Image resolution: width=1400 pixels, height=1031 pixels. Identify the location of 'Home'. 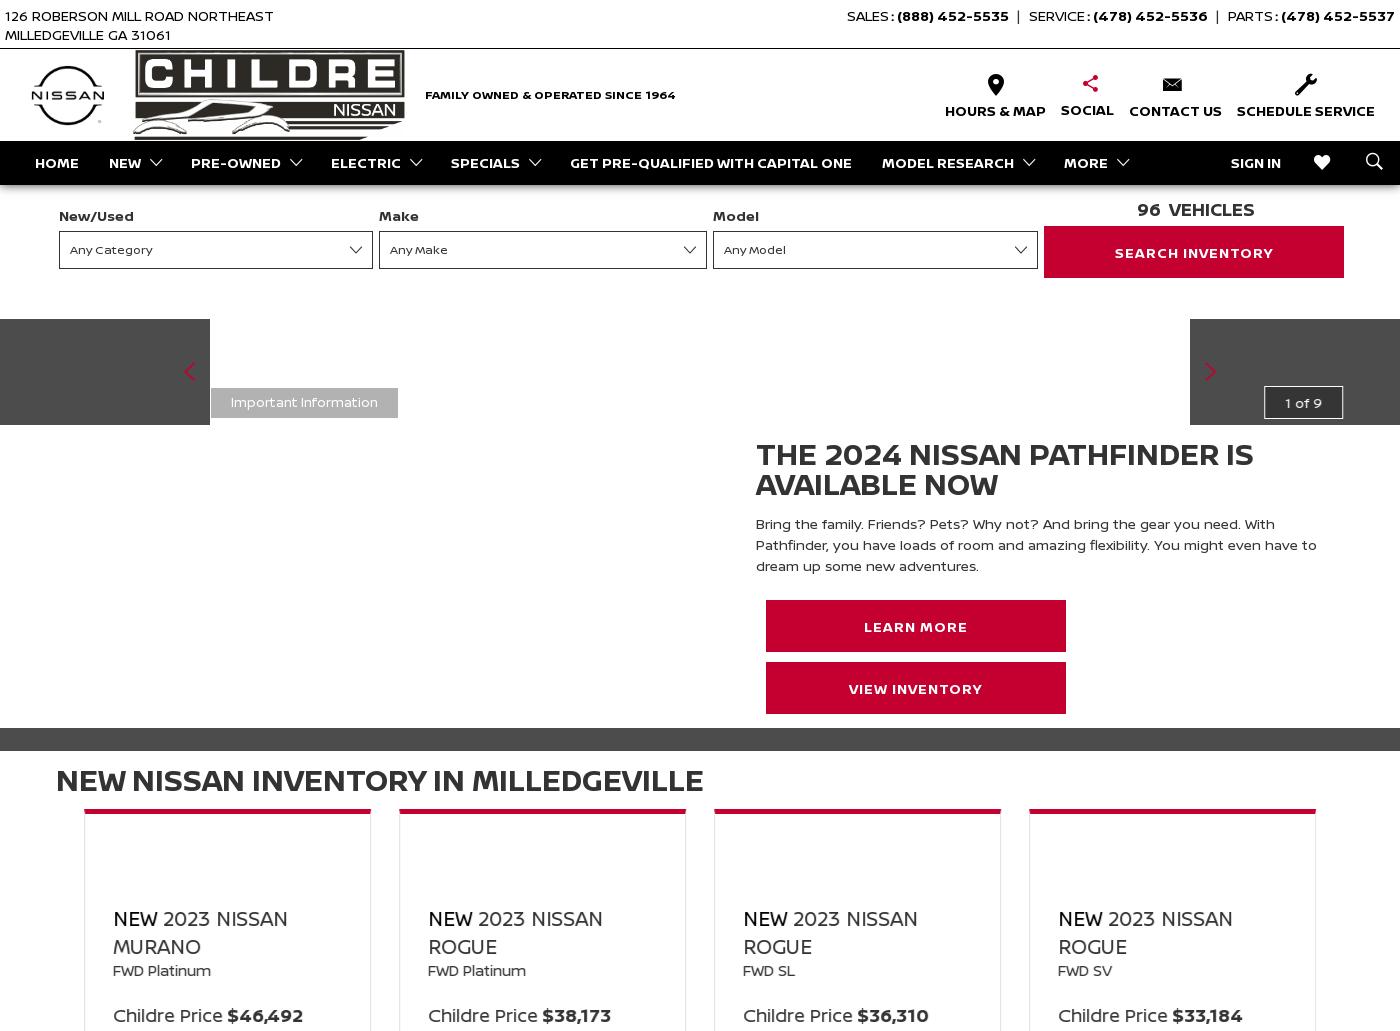
(56, 160).